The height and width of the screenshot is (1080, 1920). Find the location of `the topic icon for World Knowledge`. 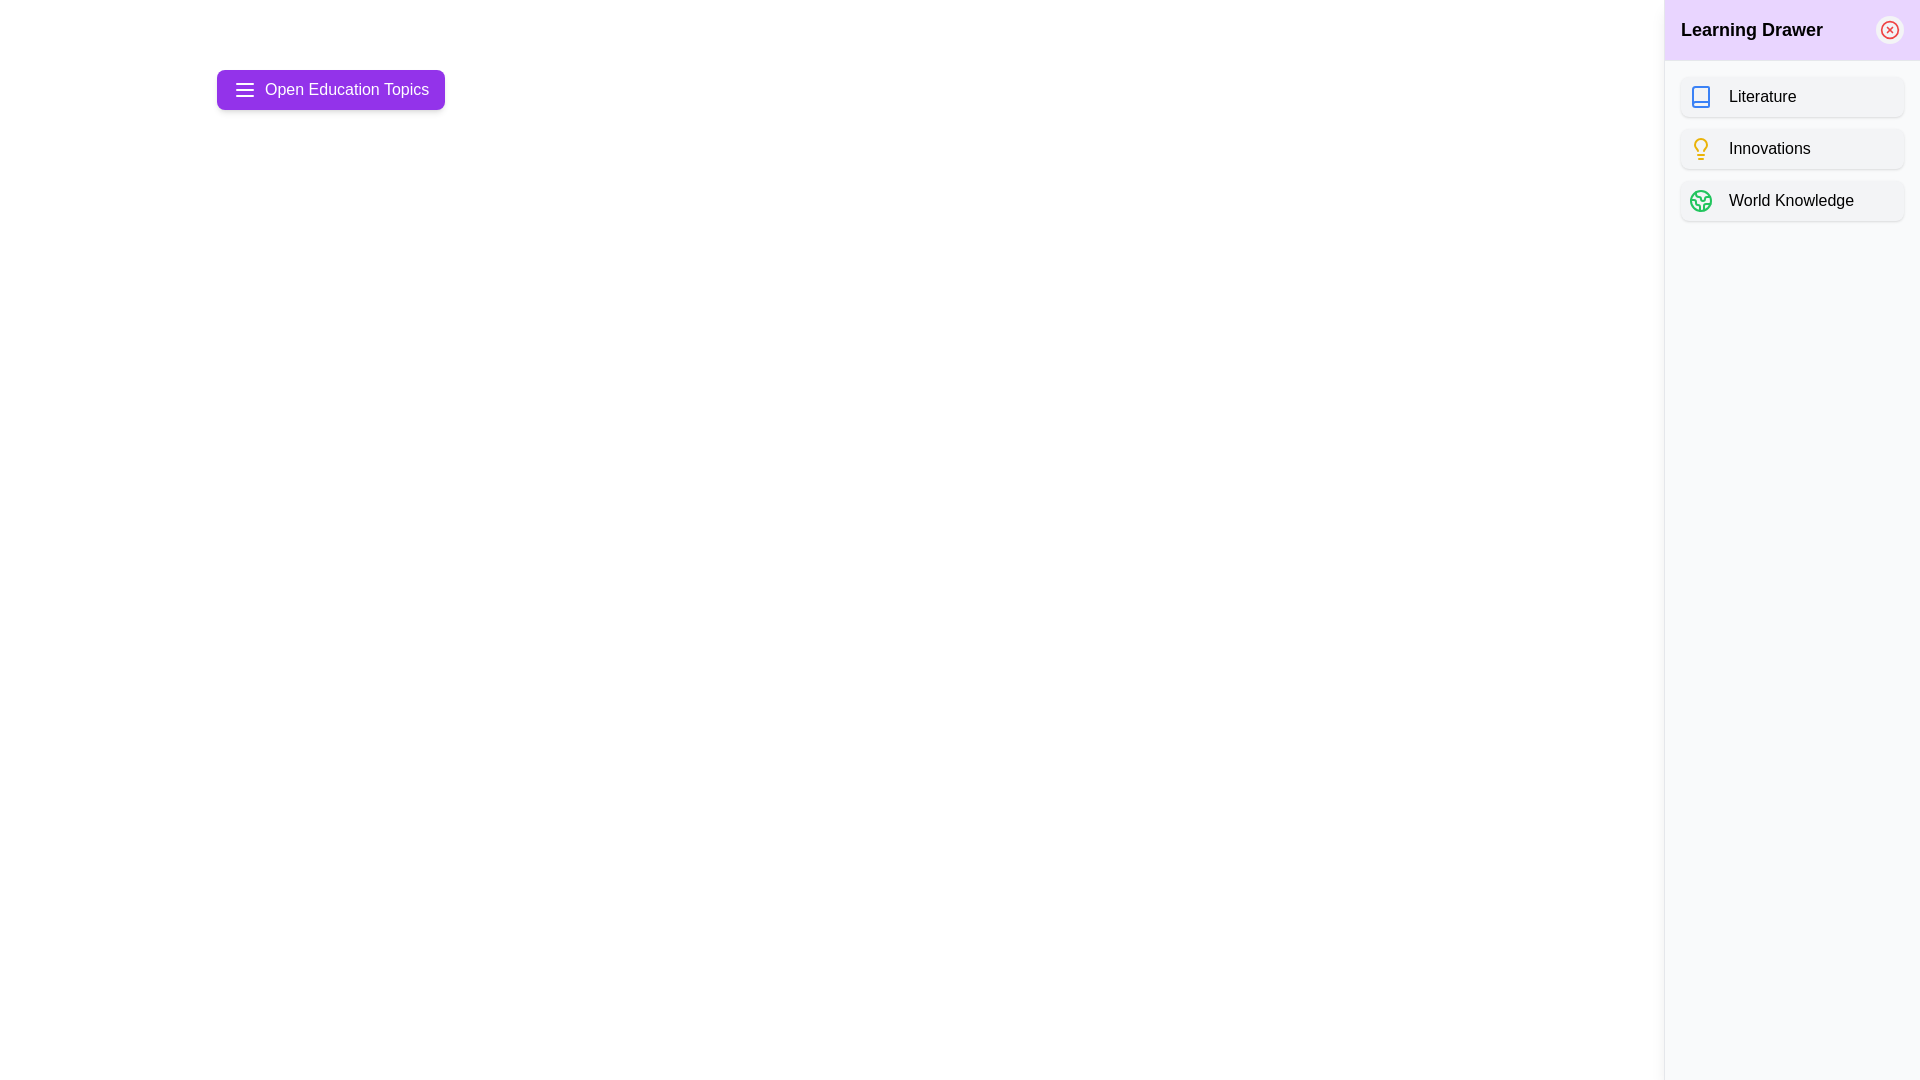

the topic icon for World Knowledge is located at coordinates (1699, 200).